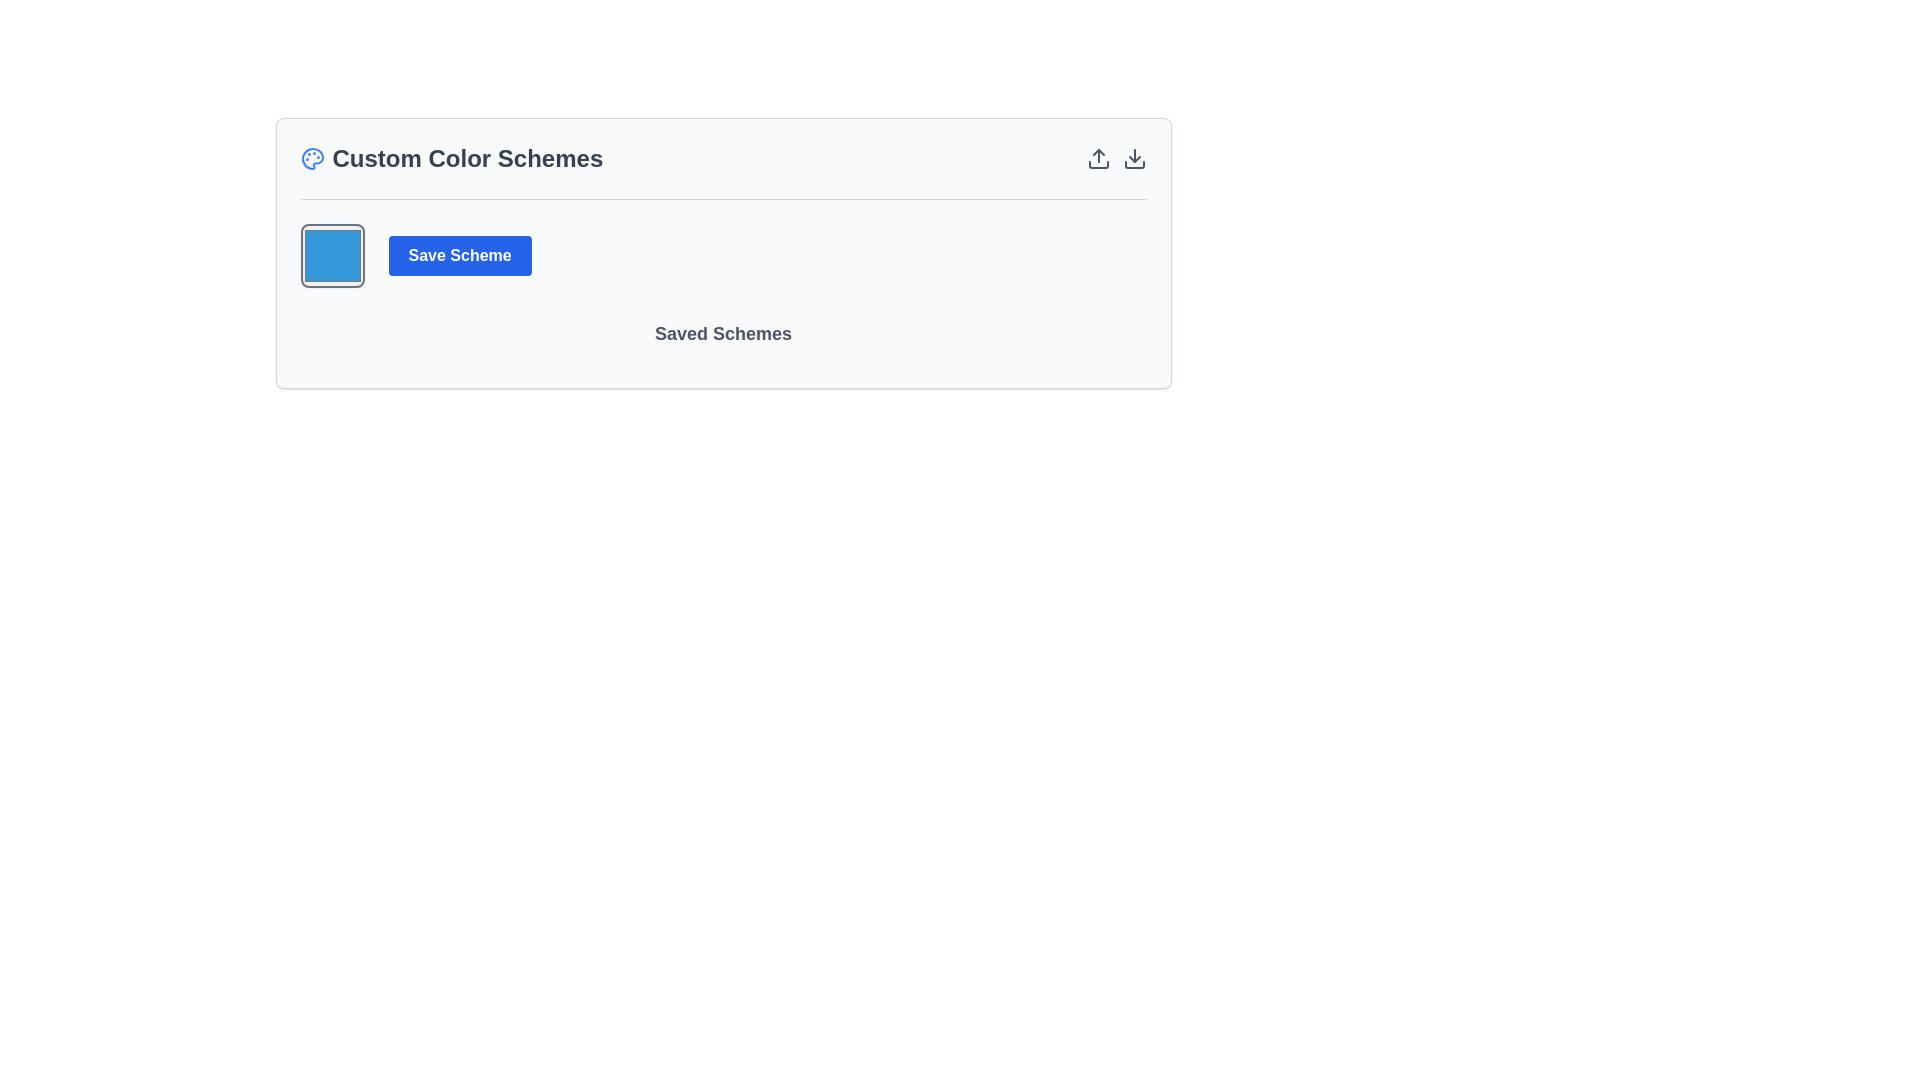 The image size is (1920, 1080). I want to click on text content of the static header element indicating the beginning of the saved schemes section, located directly above the grid structure under 'Custom Color Schemes', so click(722, 333).